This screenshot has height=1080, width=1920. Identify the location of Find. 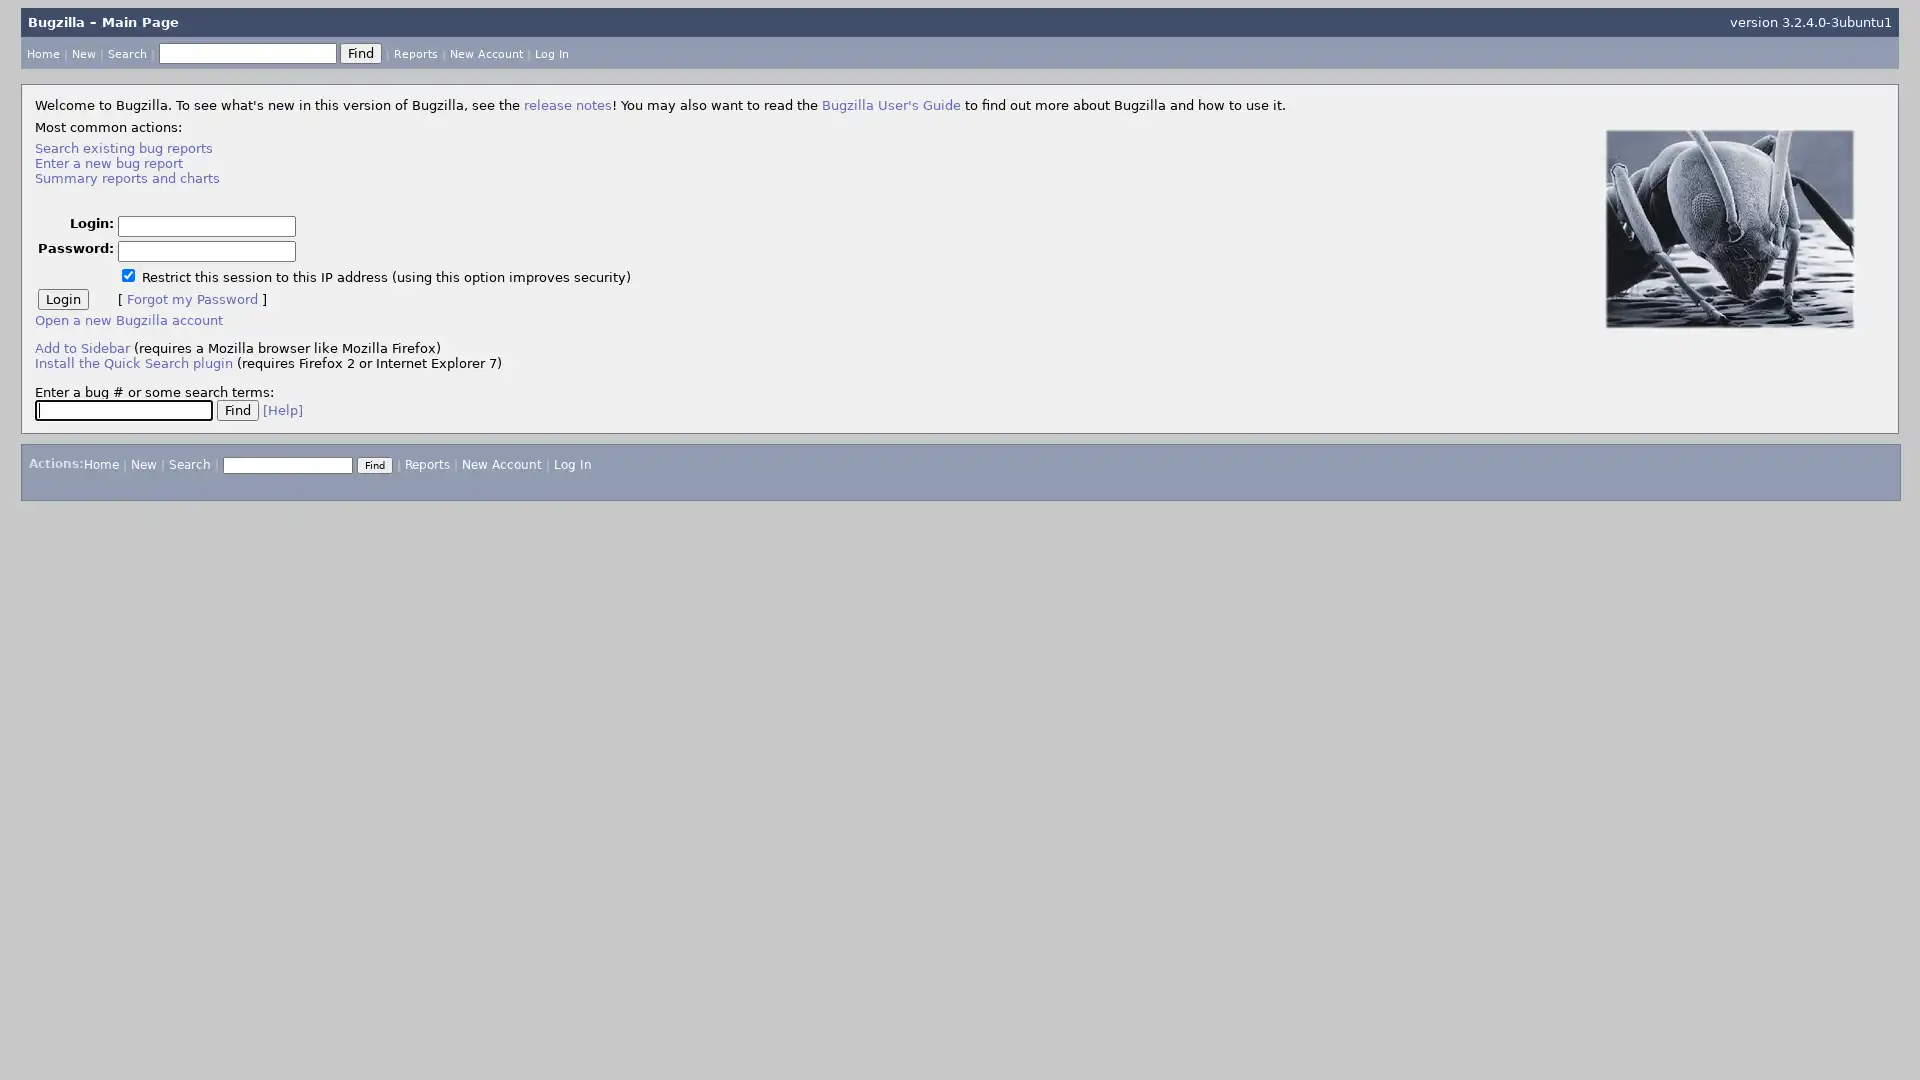
(360, 51).